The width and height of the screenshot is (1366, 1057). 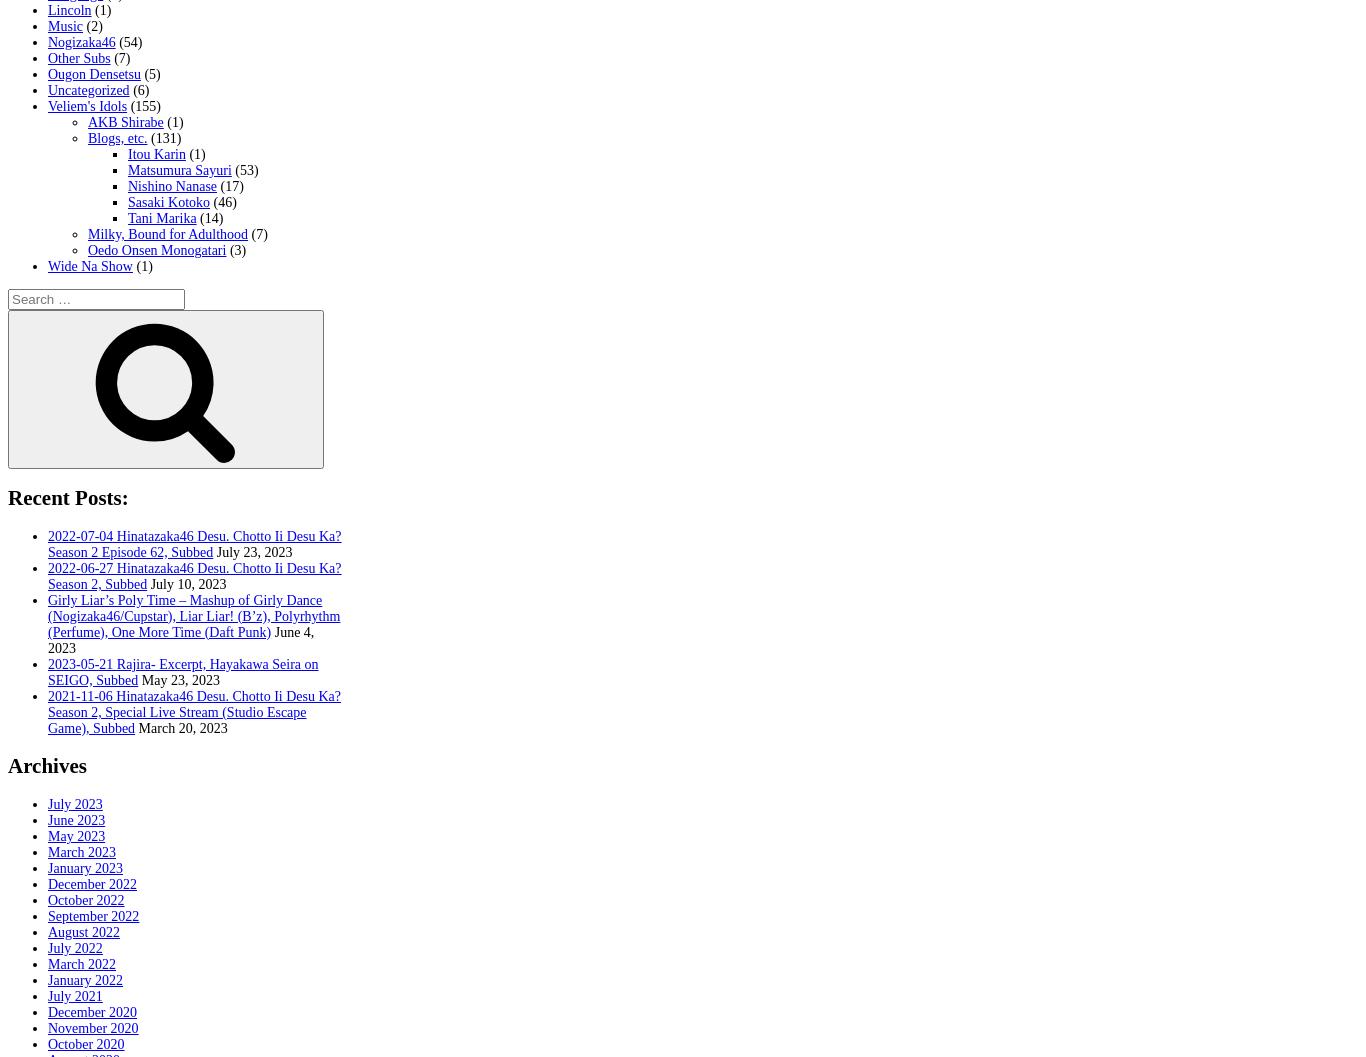 I want to click on 'Matsumura Sayuri', so click(x=178, y=170).